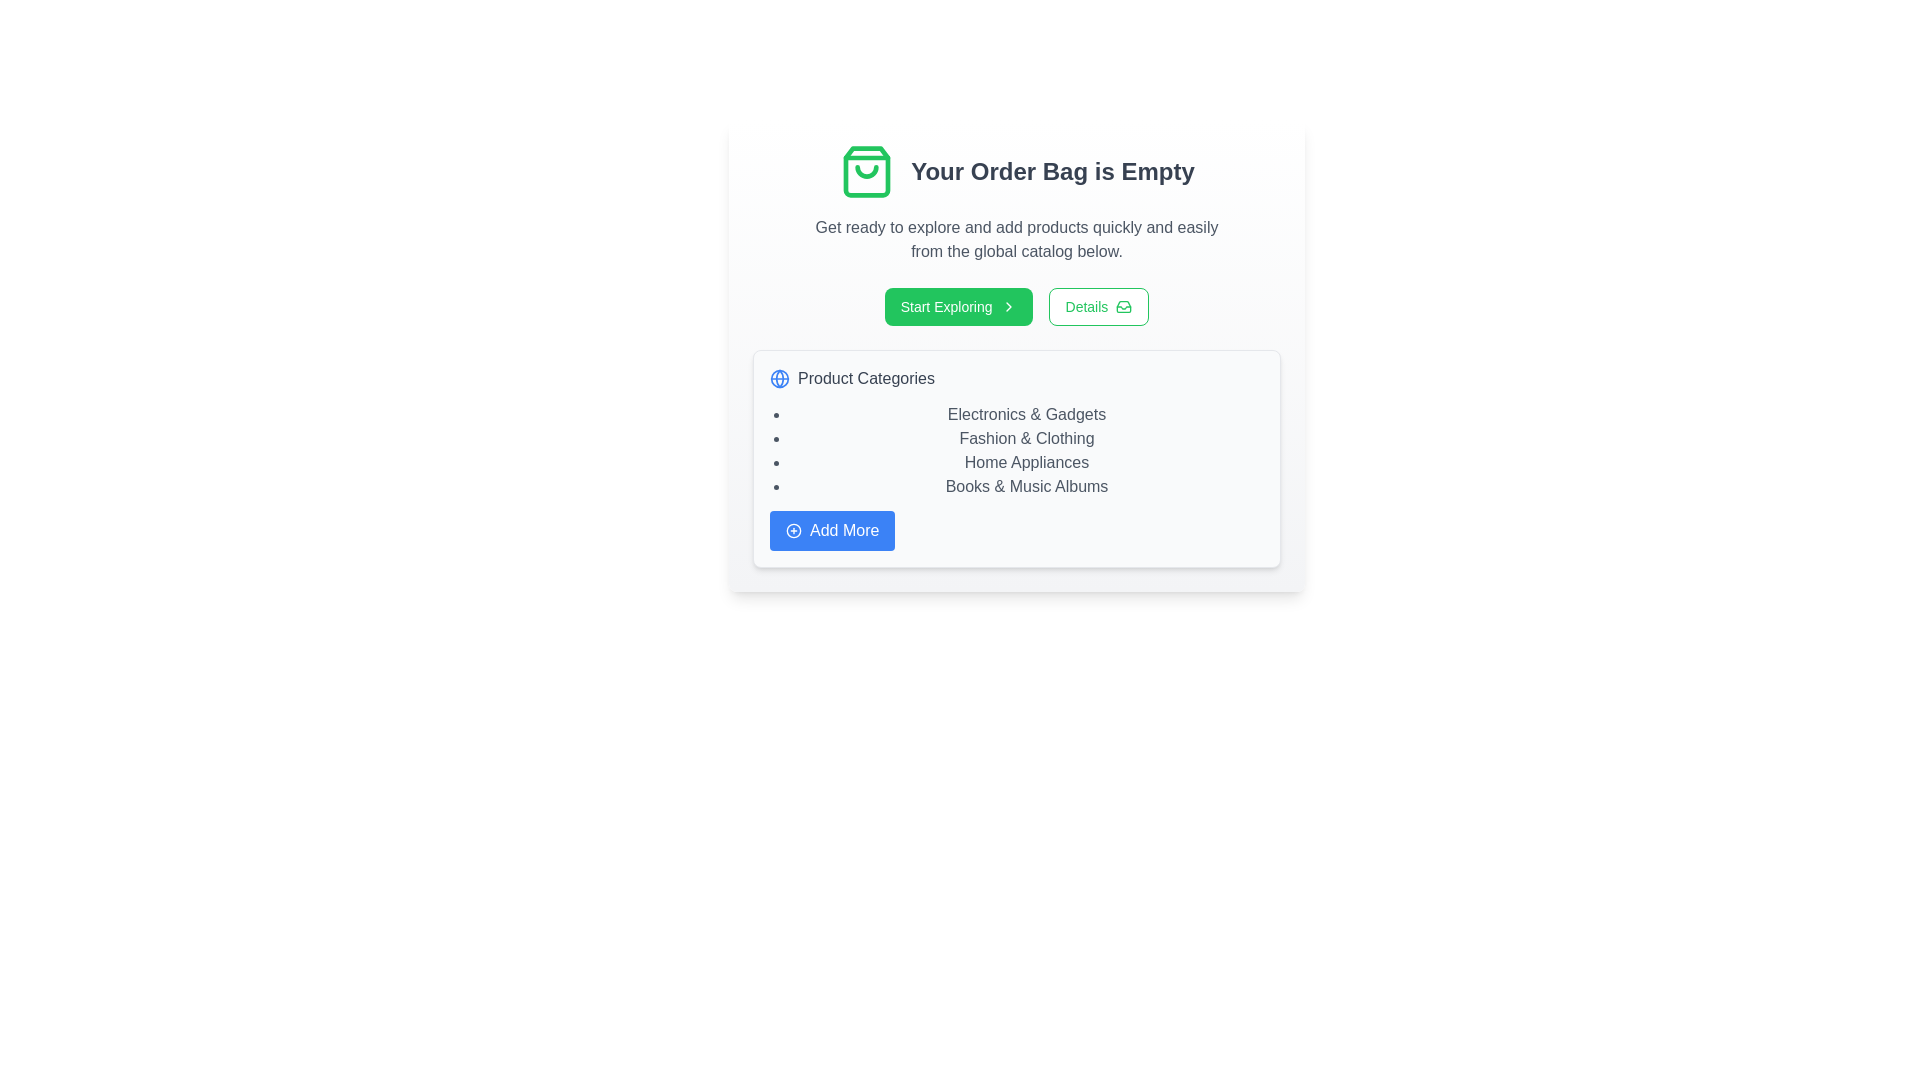 This screenshot has height=1080, width=1920. I want to click on the decorative SVG circle that is part of the graphic icon related to the 'Add More' button, which is positioned to the left of the button at the bottom of the product categories panel, so click(792, 530).